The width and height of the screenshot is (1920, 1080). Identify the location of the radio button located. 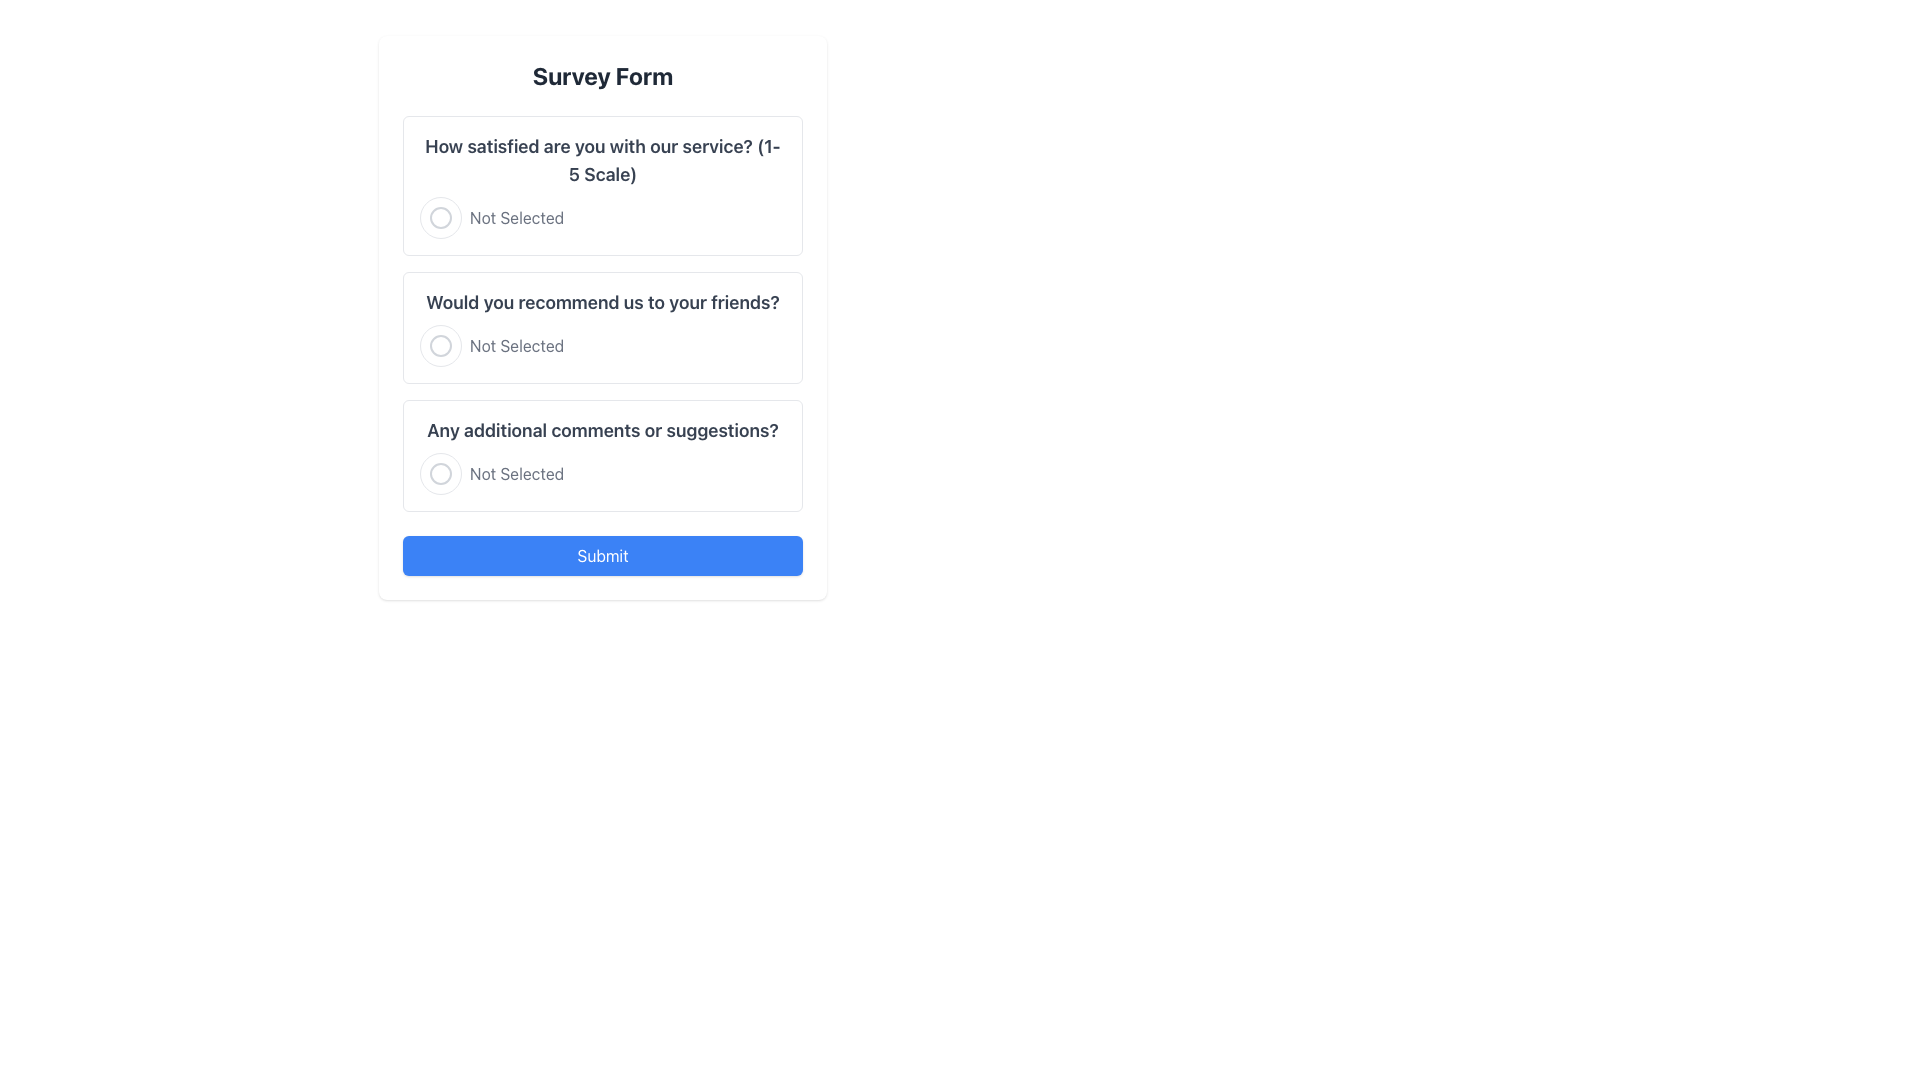
(440, 474).